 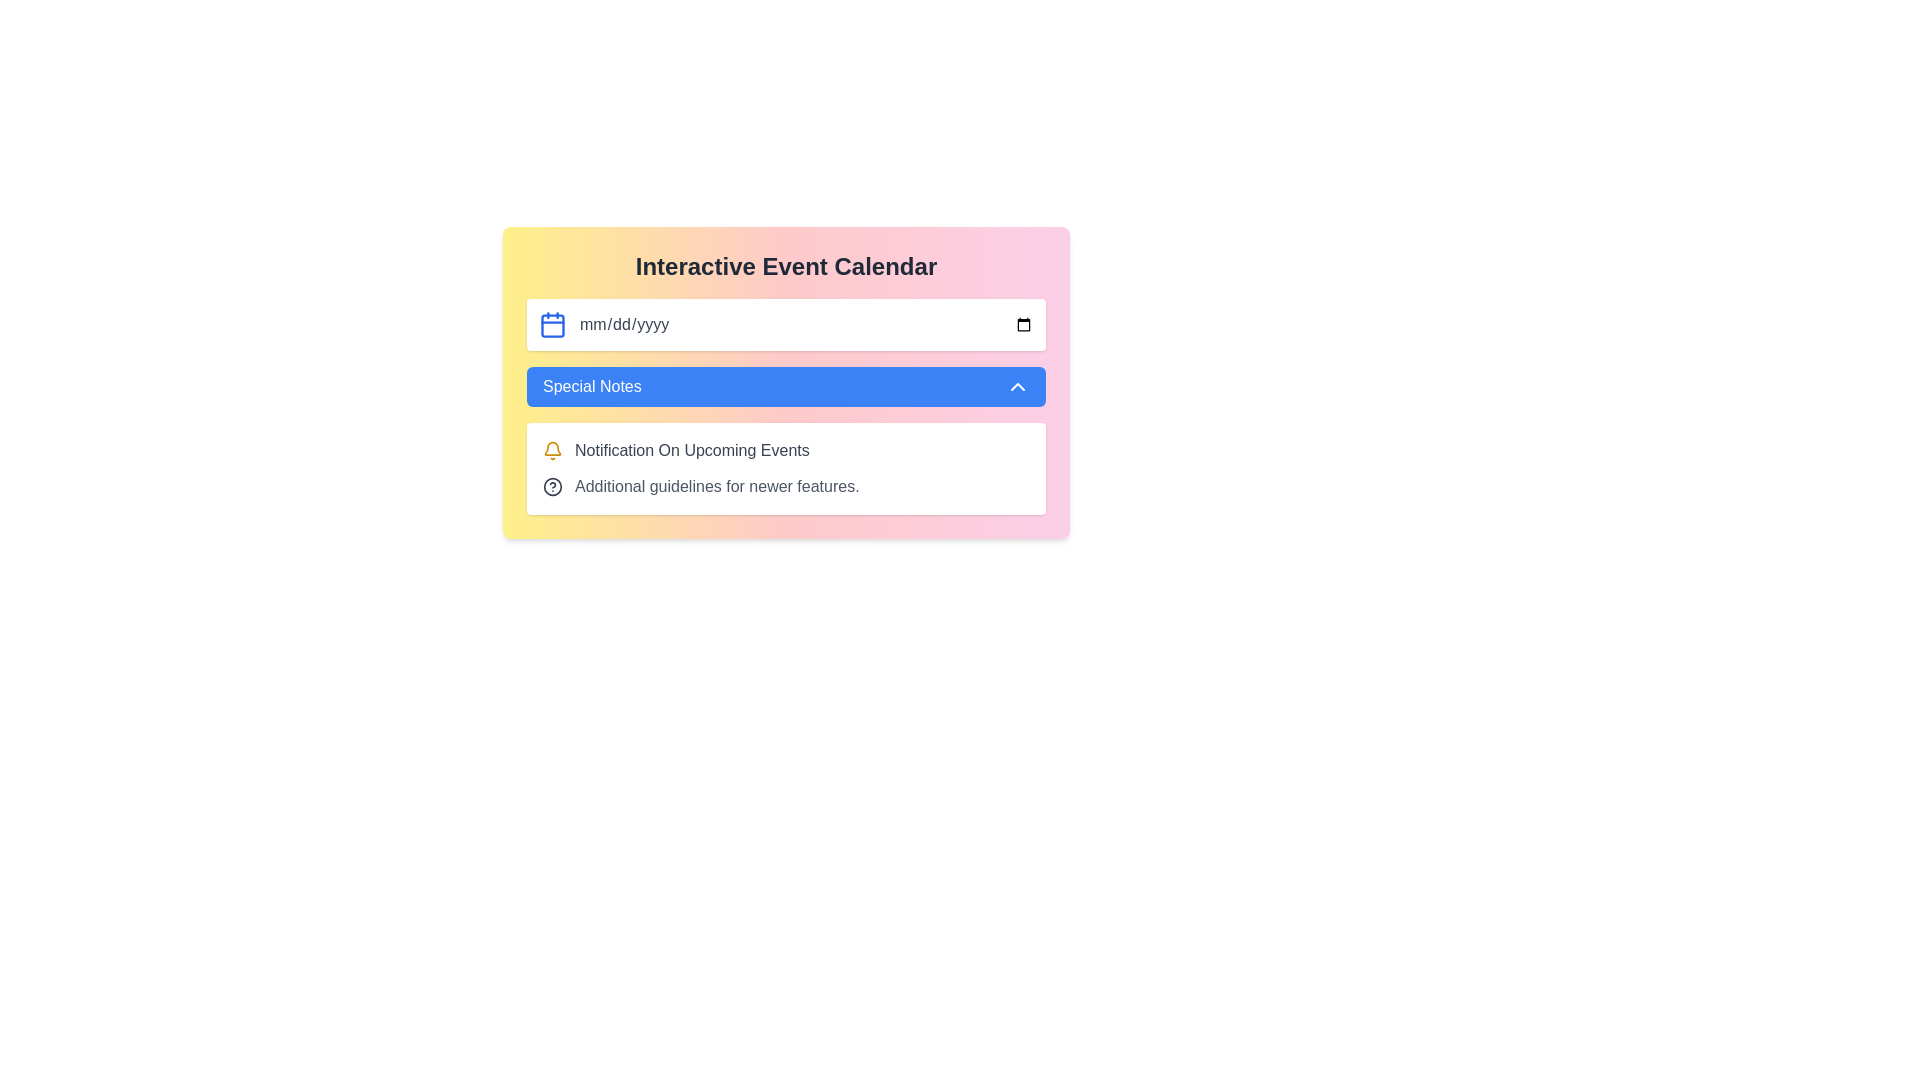 What do you see at coordinates (785, 382) in the screenshot?
I see `the 'Special Notes' button in the 'Interactive Event Calendar' section` at bounding box center [785, 382].